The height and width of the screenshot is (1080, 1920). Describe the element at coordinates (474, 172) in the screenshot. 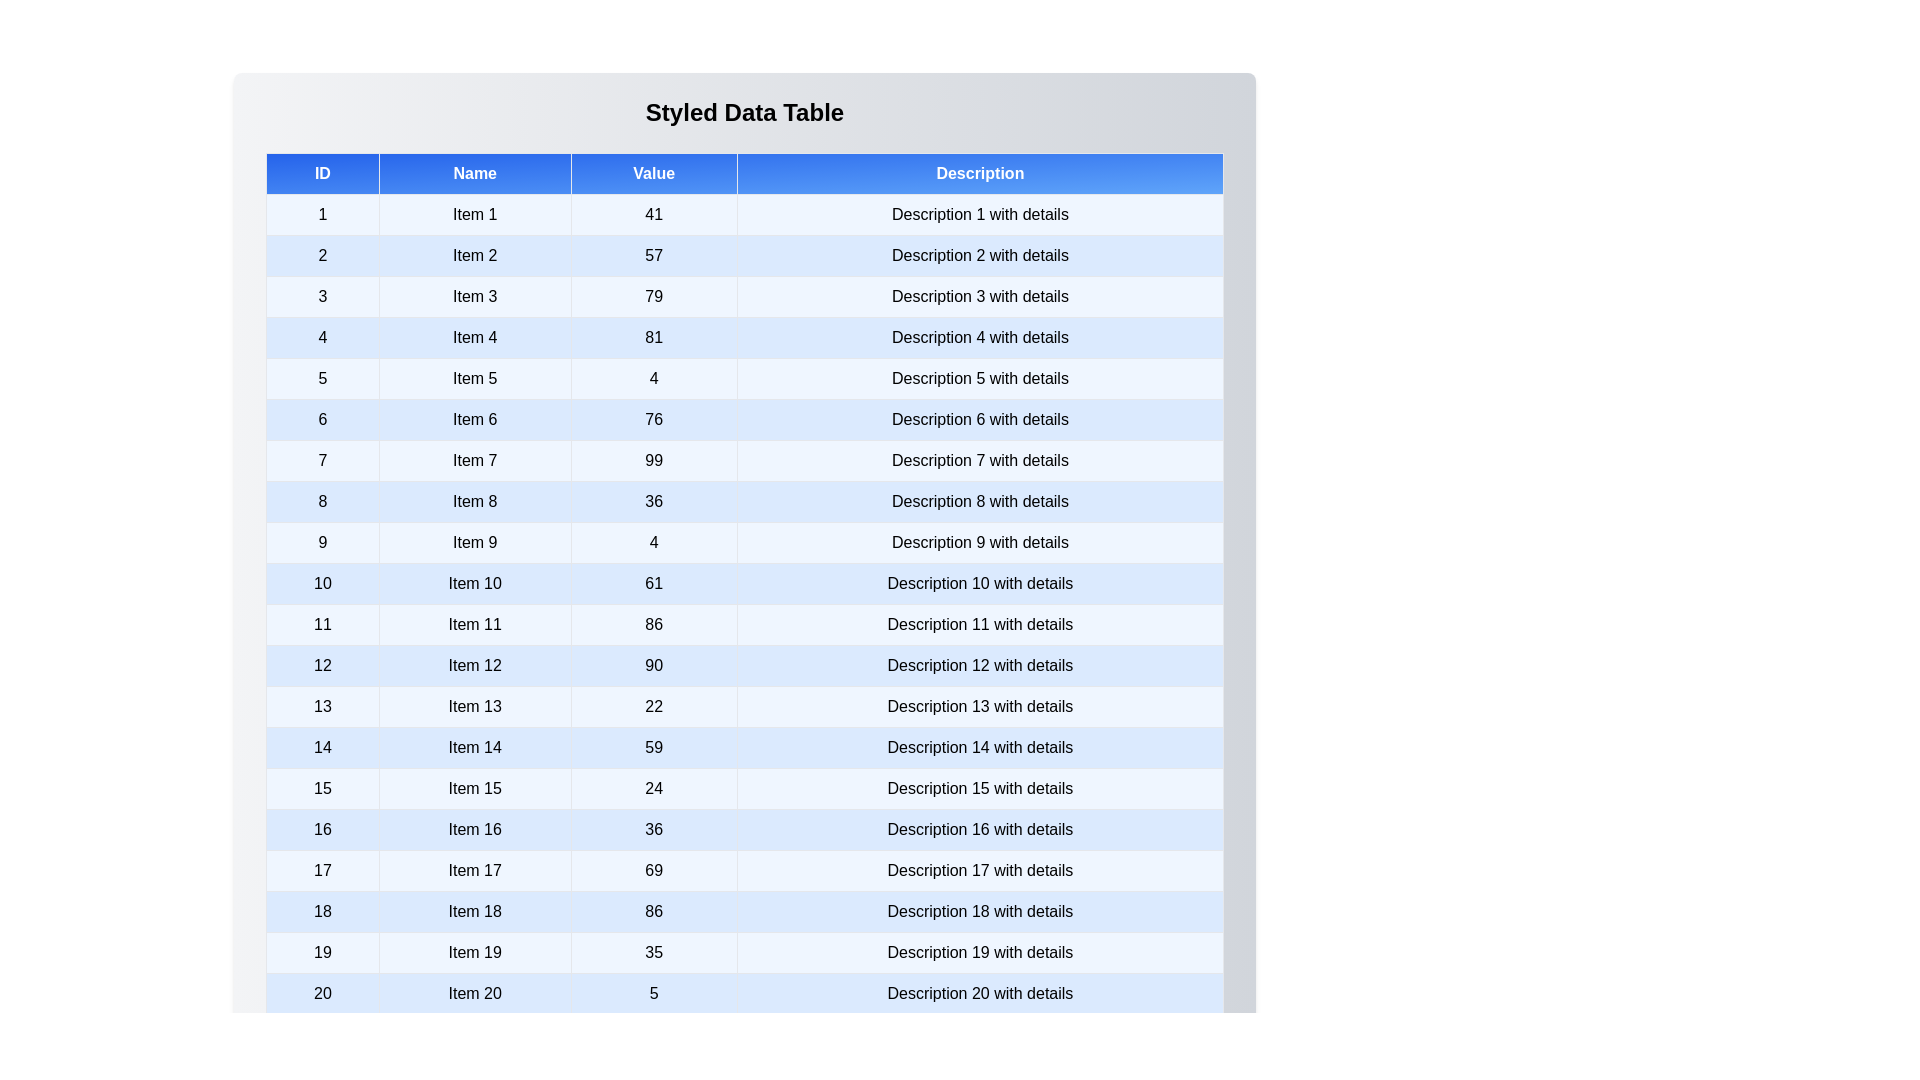

I see `the column header Name to sort the table by that column` at that location.